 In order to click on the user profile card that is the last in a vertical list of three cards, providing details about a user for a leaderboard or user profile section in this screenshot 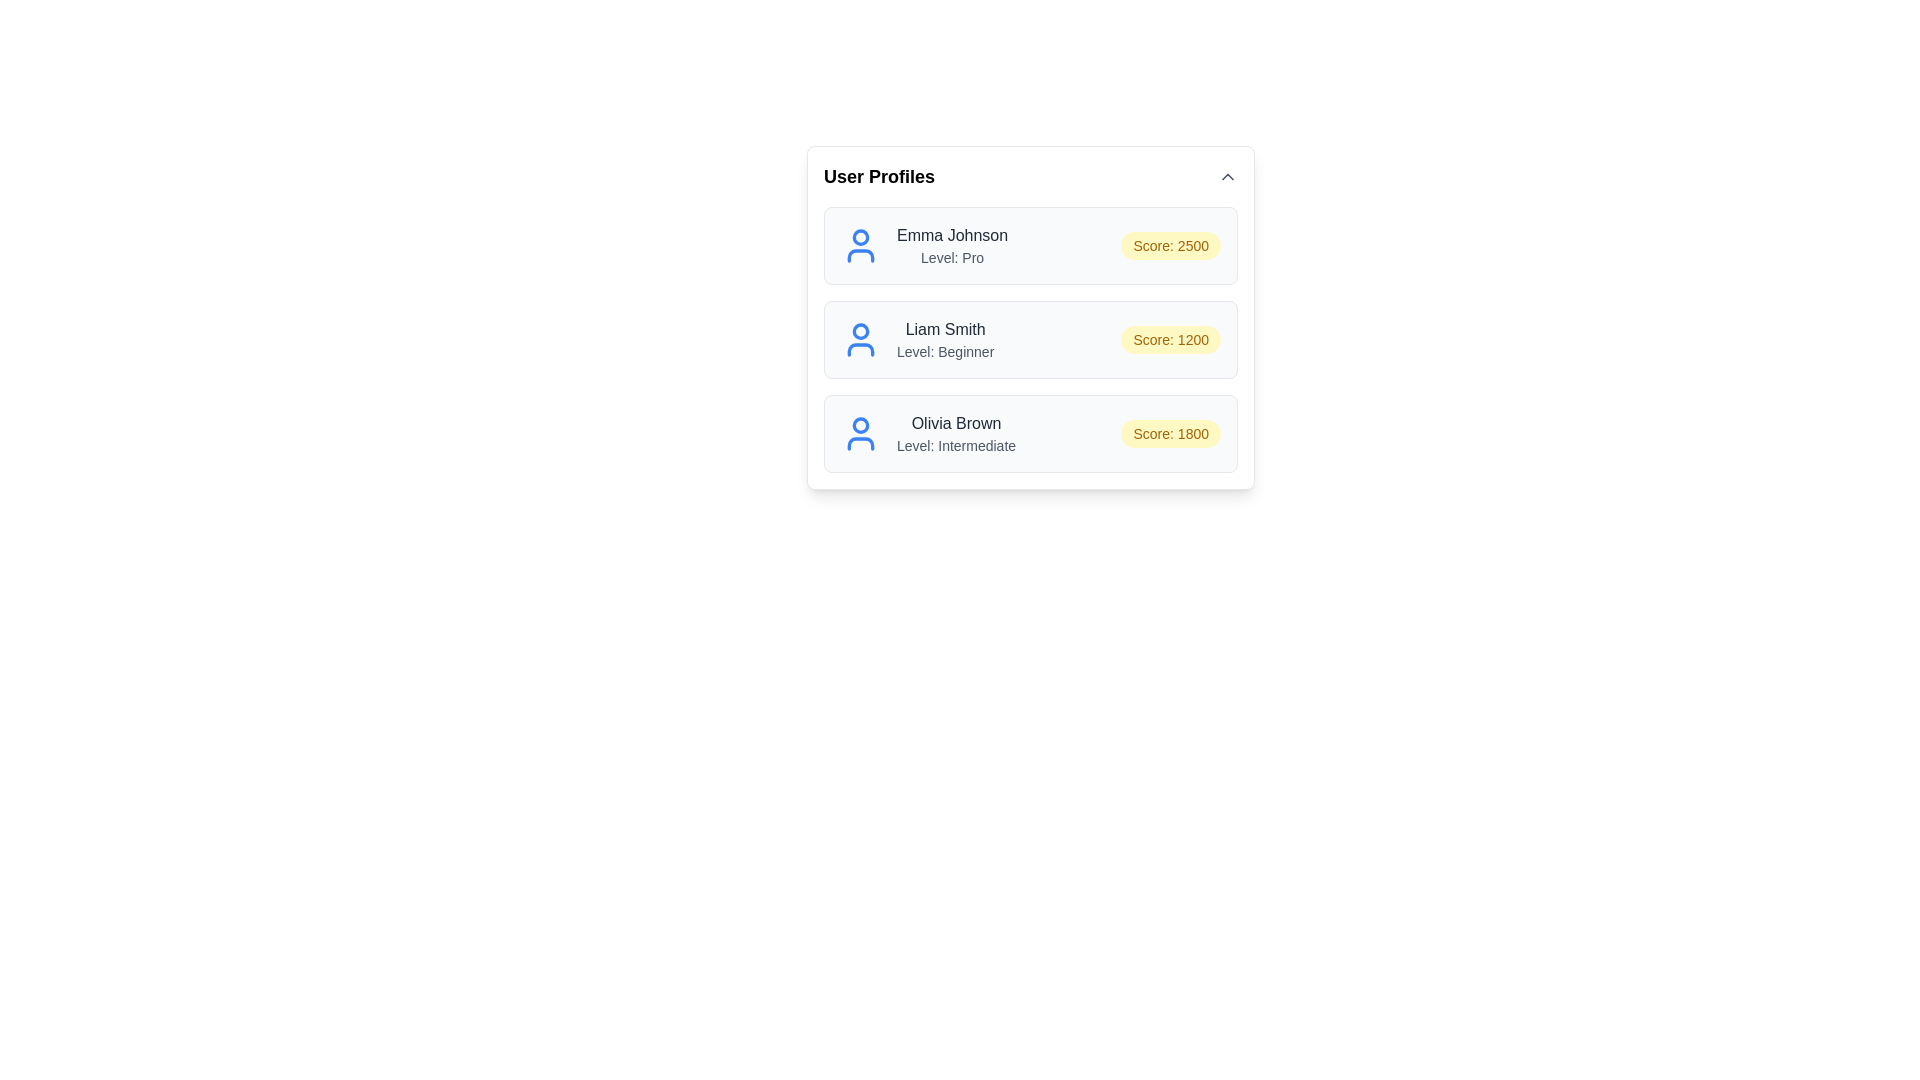, I will do `click(1031, 433)`.